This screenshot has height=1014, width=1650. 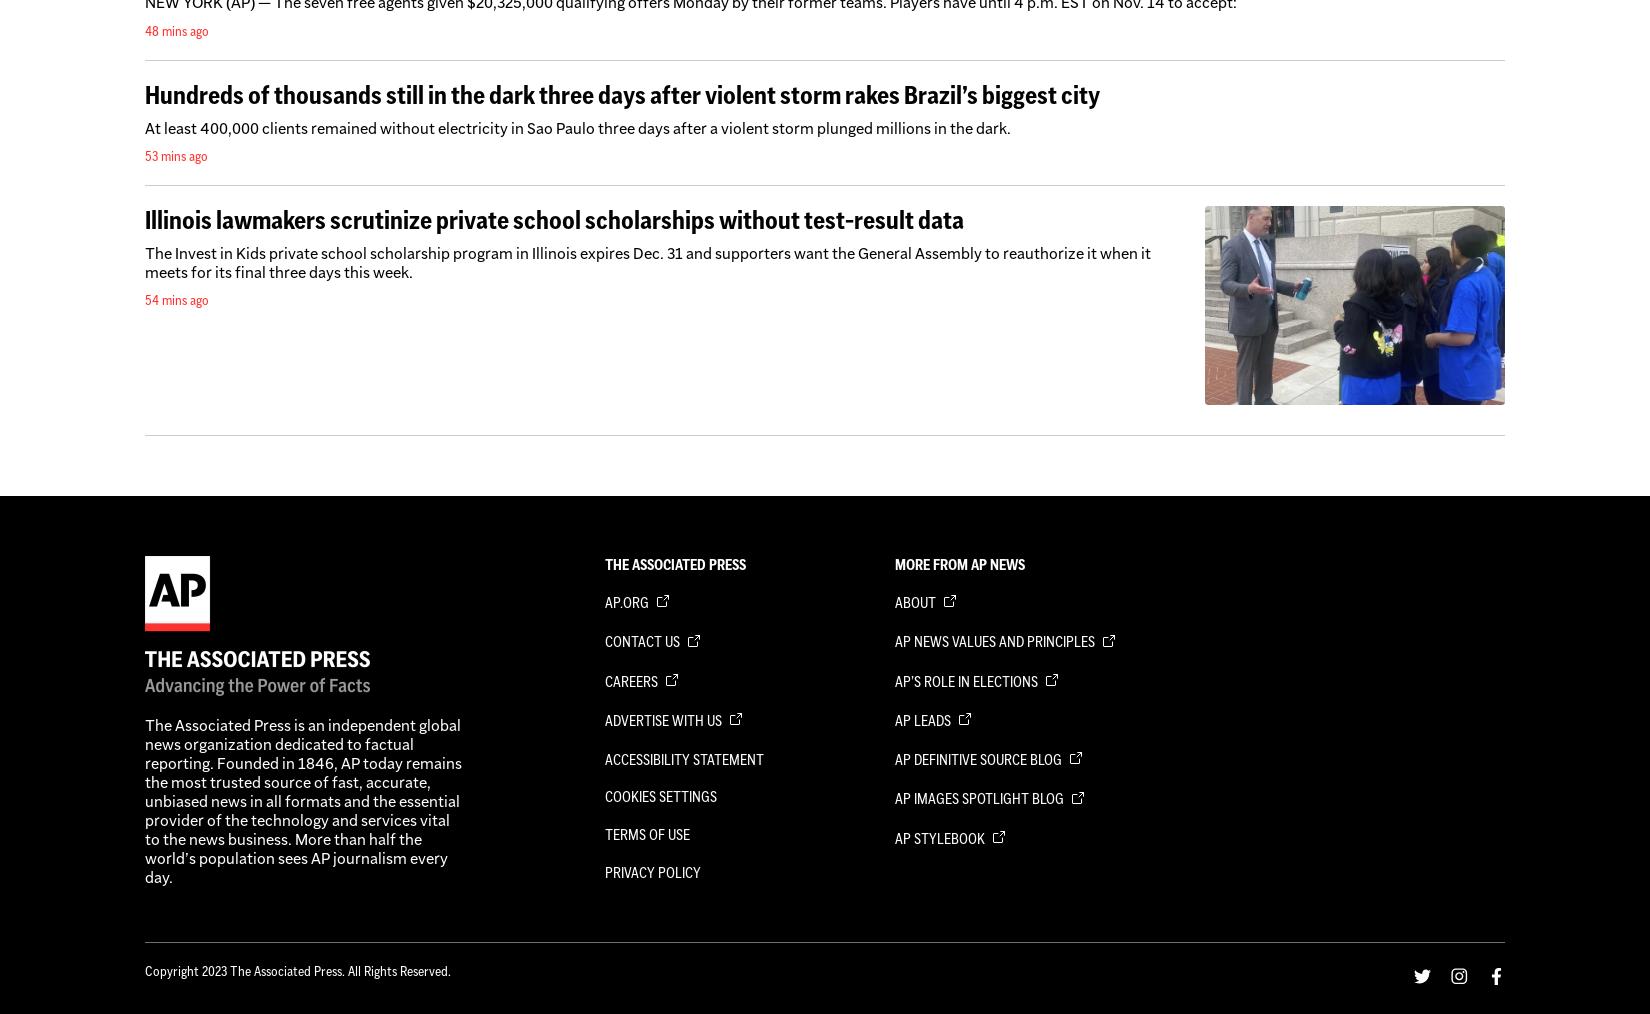 What do you see at coordinates (297, 969) in the screenshot?
I see `'Copyright 2023 The Associated Press. All Rights Reserved.'` at bounding box center [297, 969].